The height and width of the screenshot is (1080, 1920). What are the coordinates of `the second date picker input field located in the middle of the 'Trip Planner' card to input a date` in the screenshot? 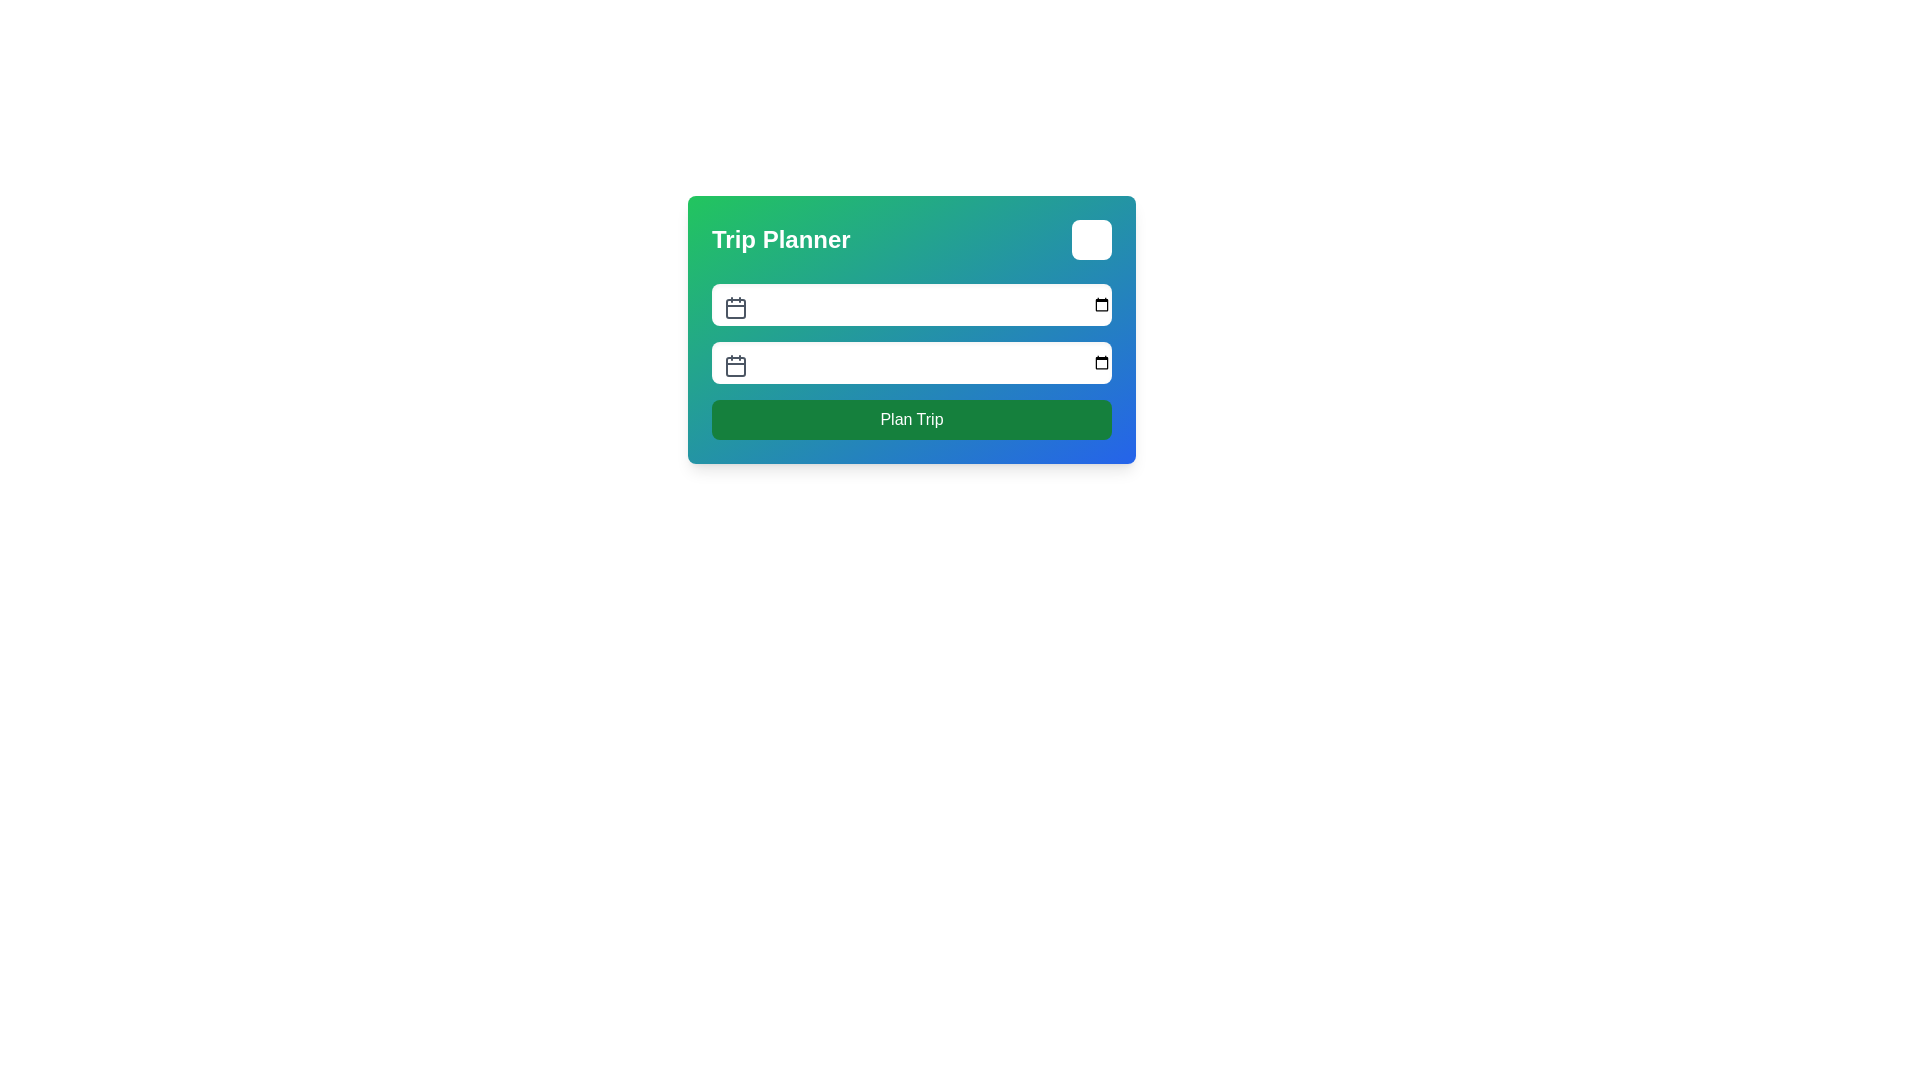 It's located at (911, 362).